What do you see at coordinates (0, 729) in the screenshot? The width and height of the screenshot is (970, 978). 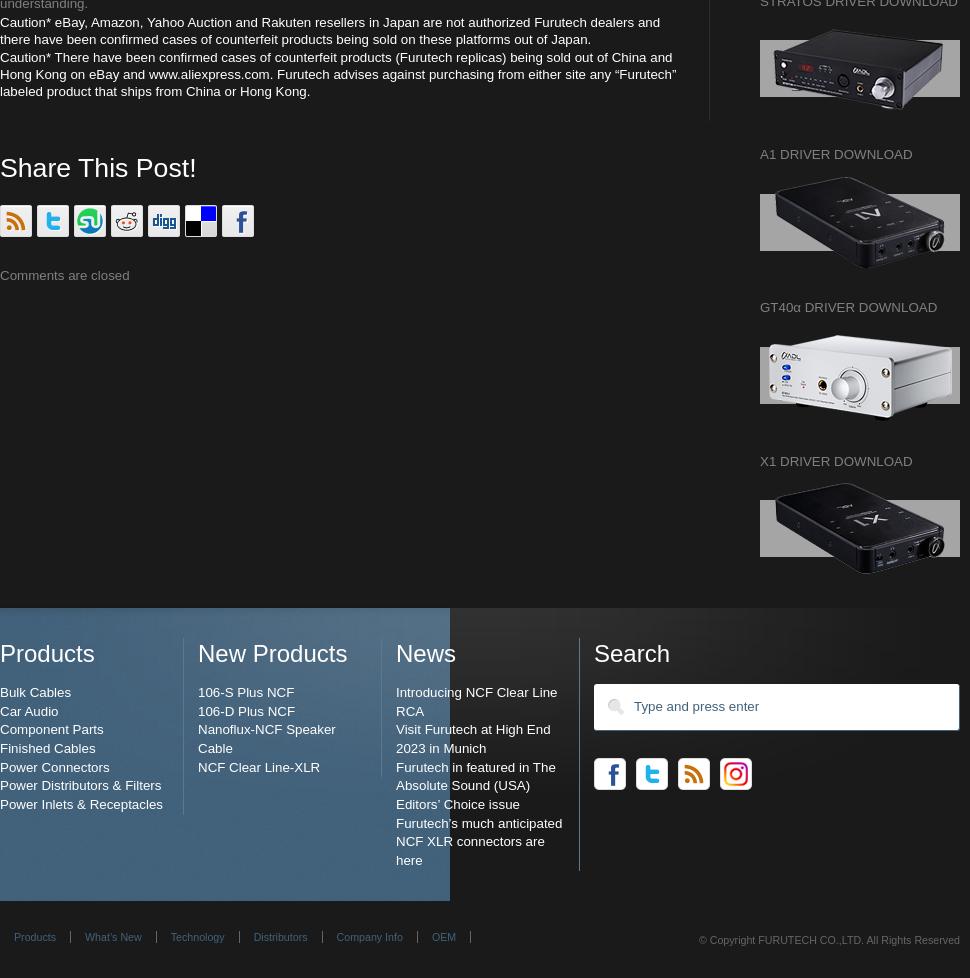 I see `'Component Parts'` at bounding box center [0, 729].